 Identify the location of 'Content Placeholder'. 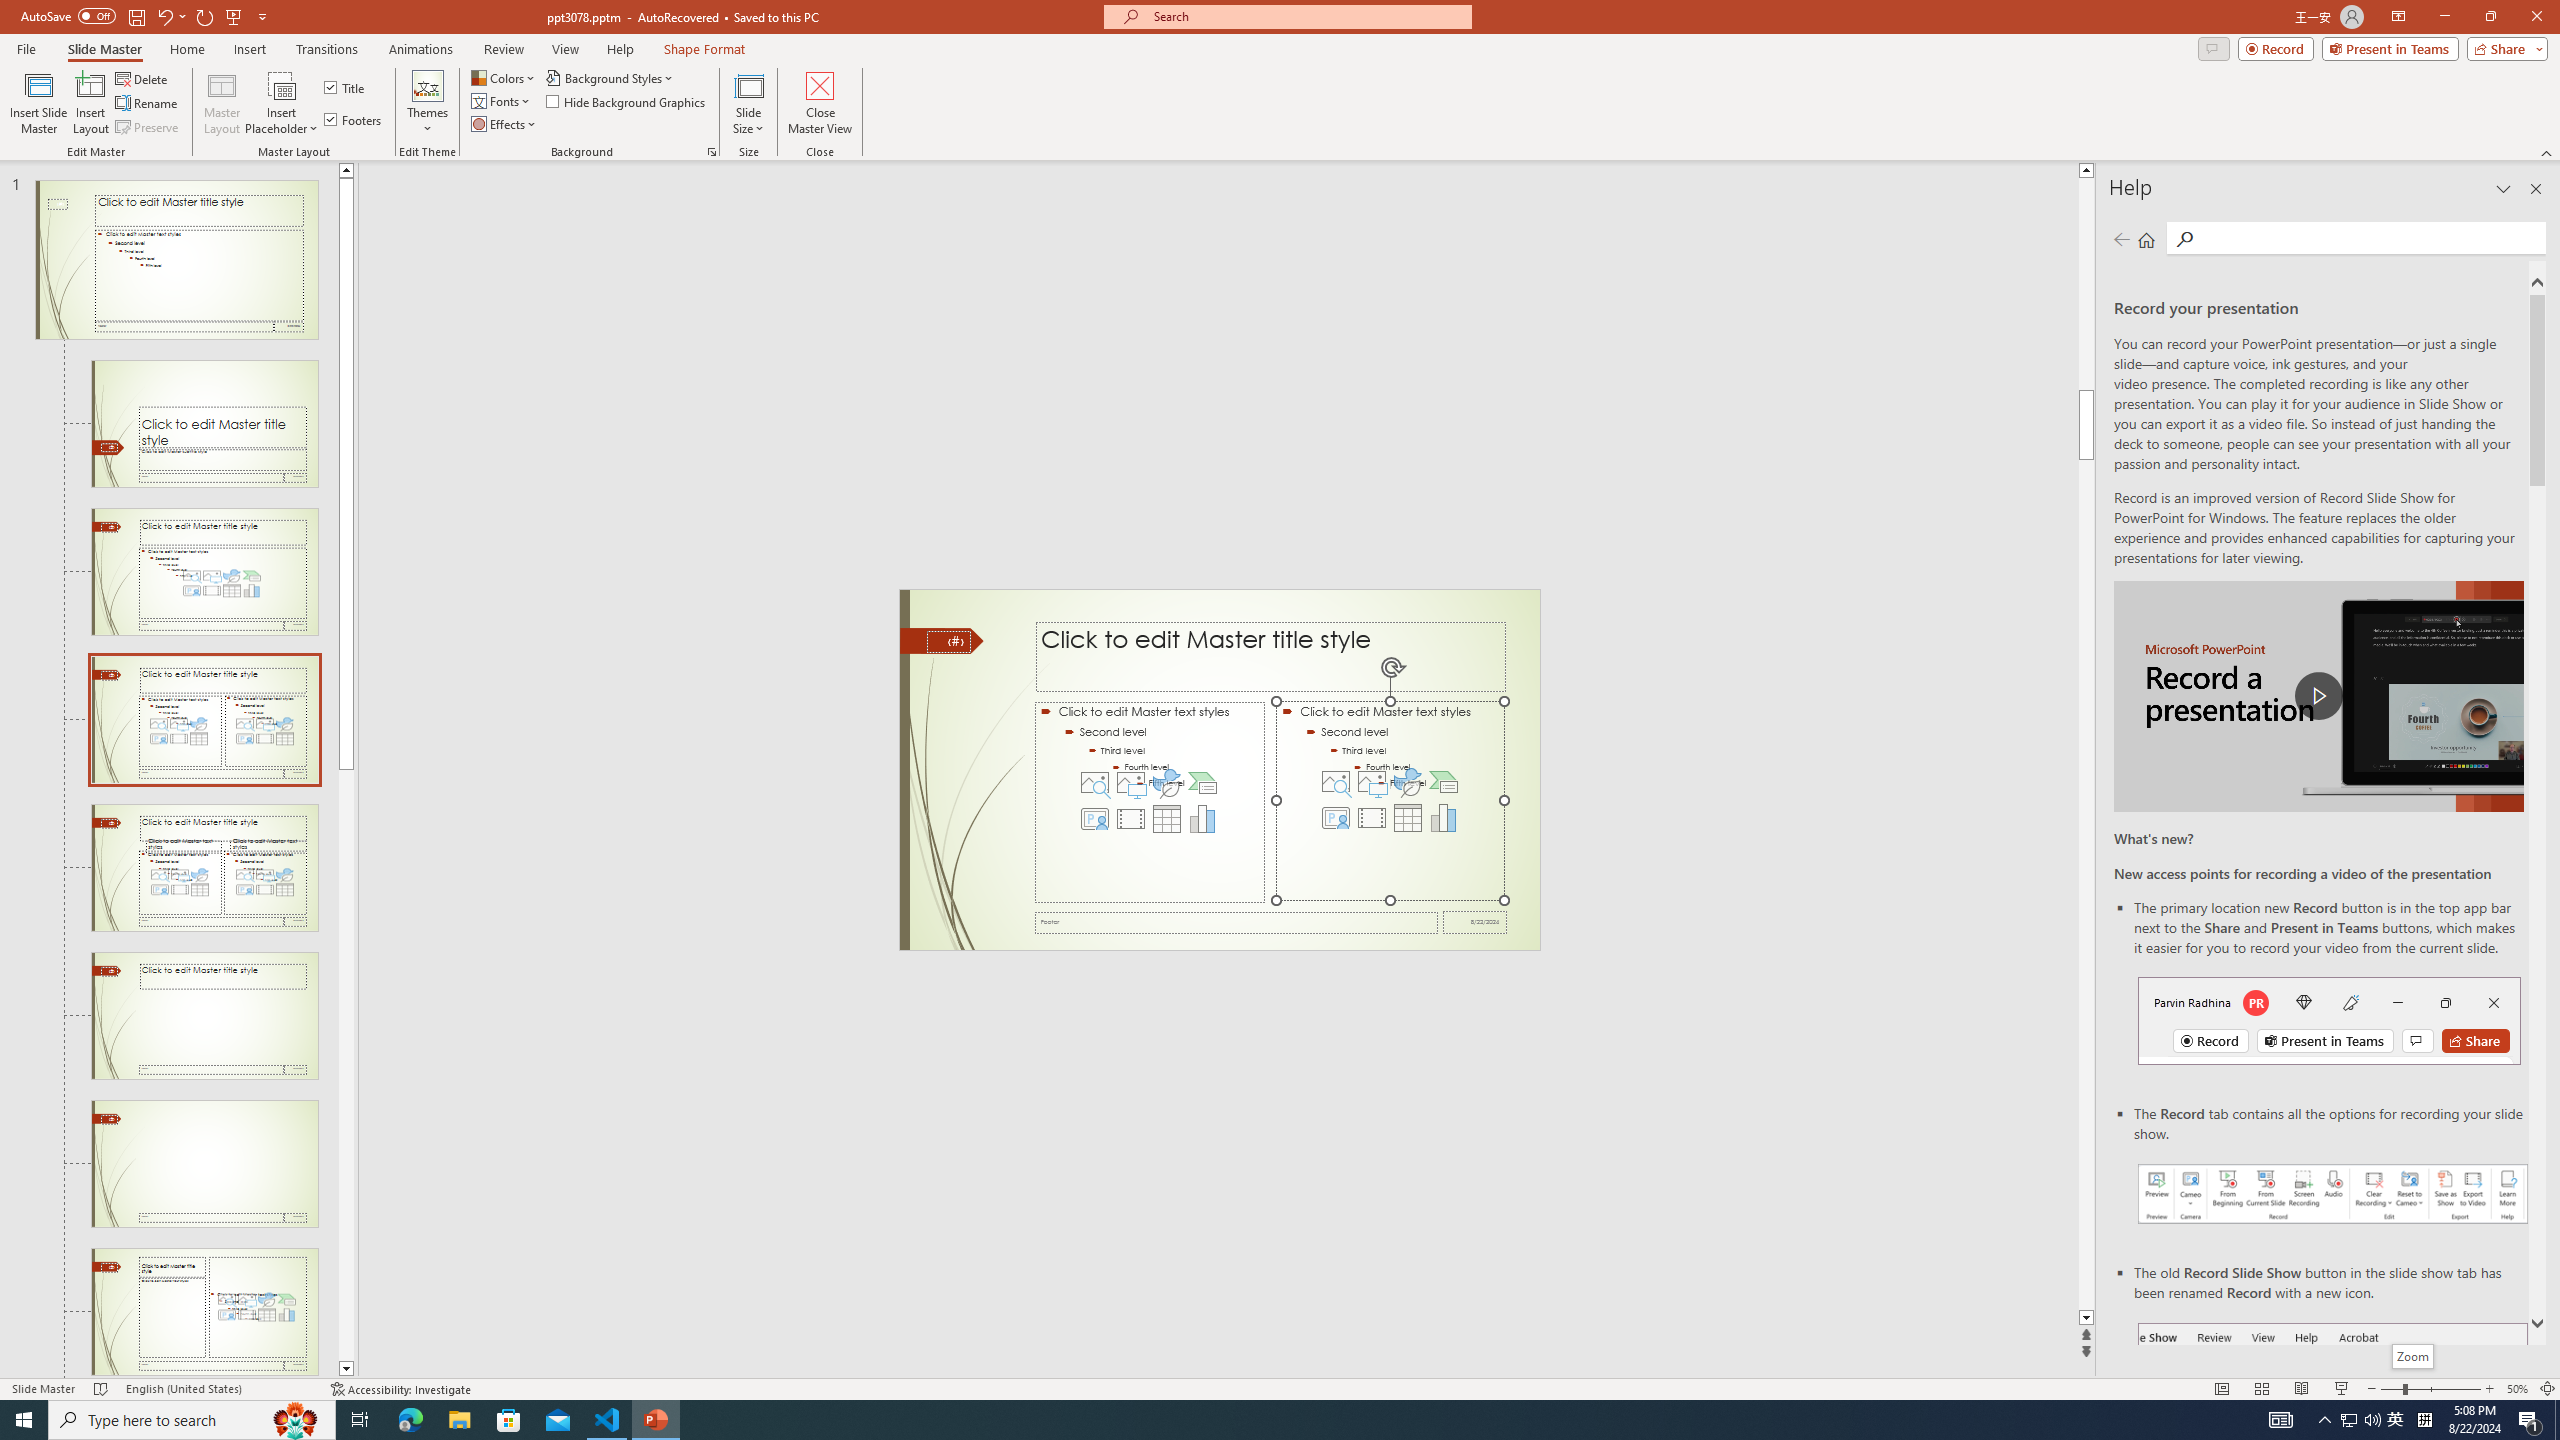
(1390, 800).